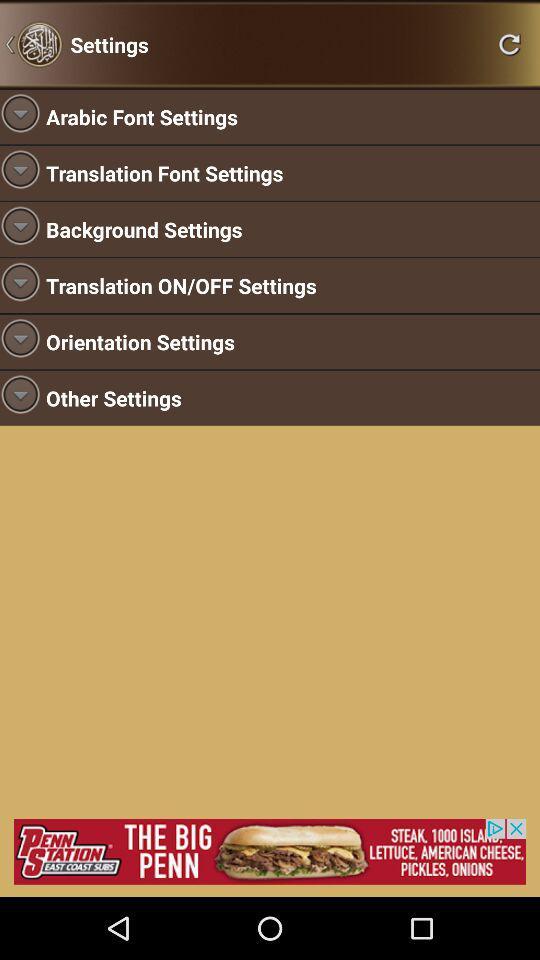  I want to click on refresh page, so click(509, 43).